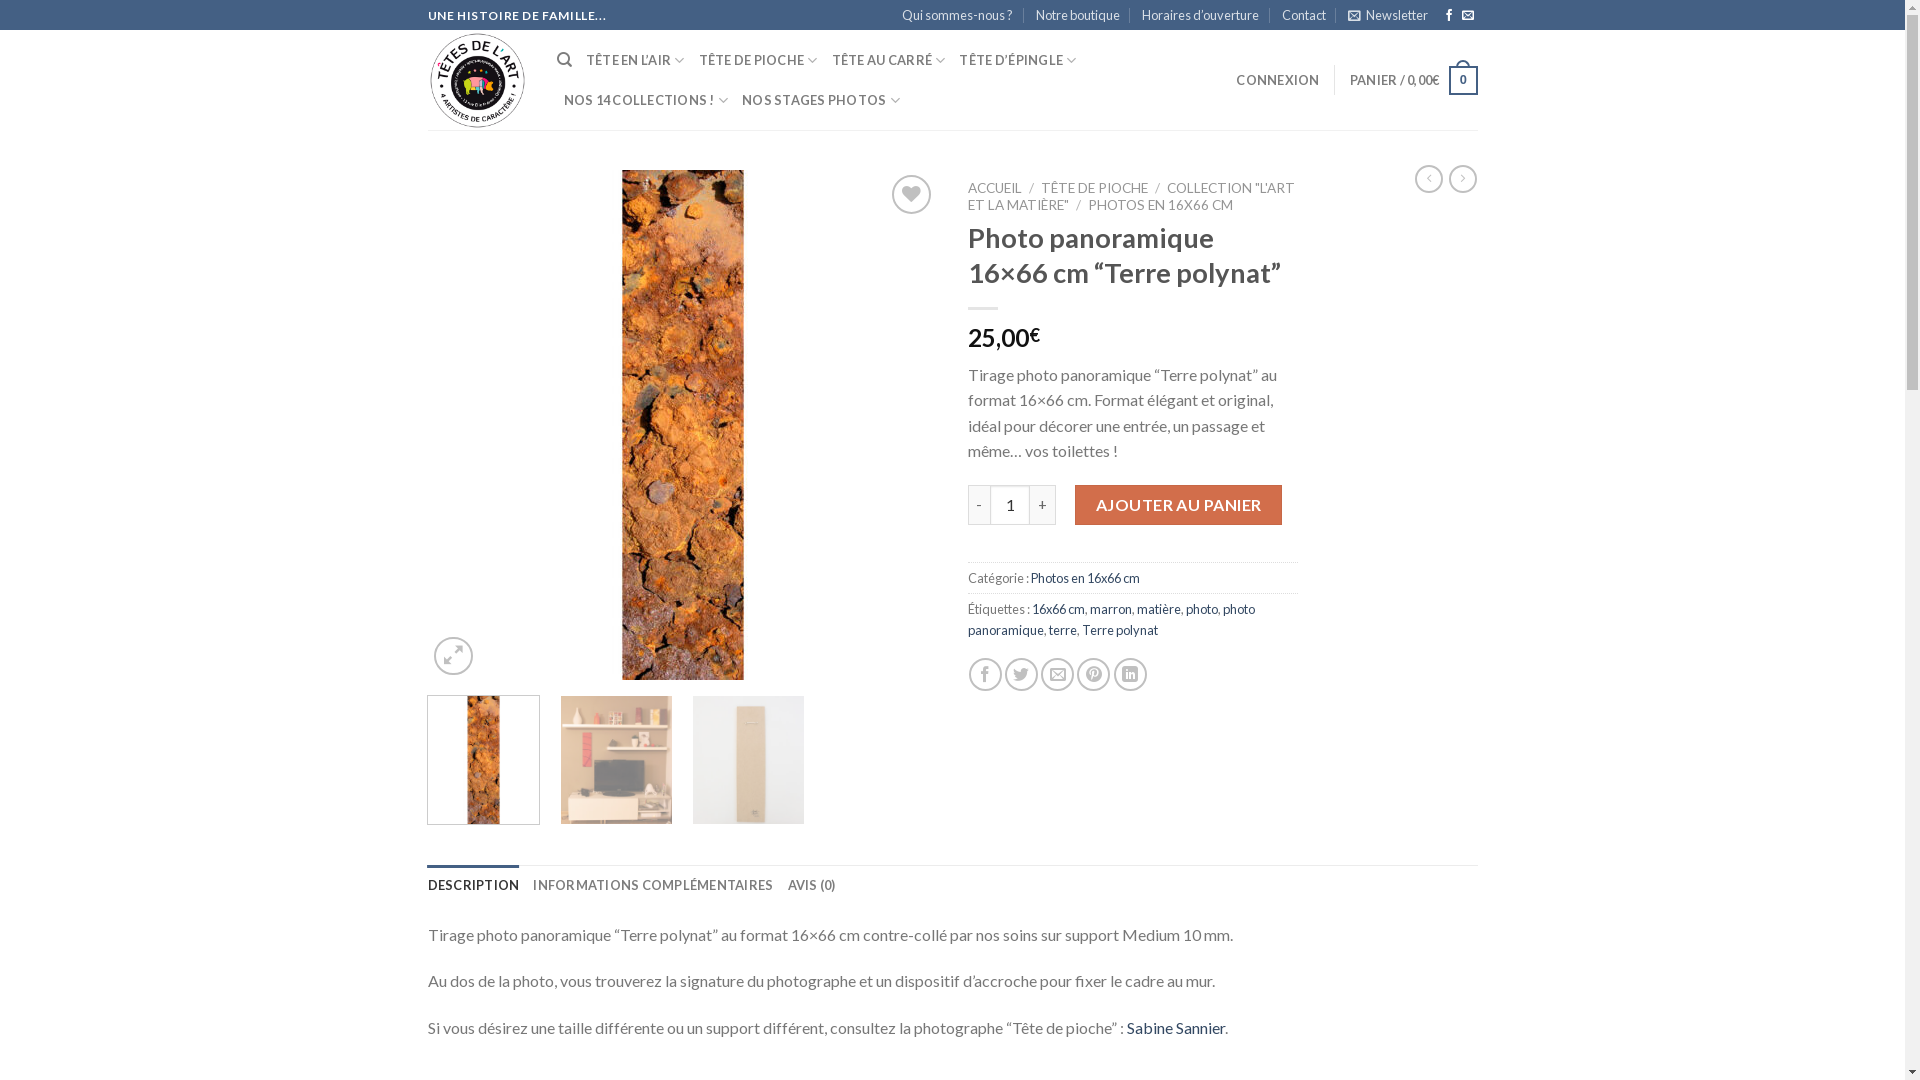 The height and width of the screenshot is (1080, 1920). What do you see at coordinates (741, 100) in the screenshot?
I see `'NOS STAGES PHOTOS'` at bounding box center [741, 100].